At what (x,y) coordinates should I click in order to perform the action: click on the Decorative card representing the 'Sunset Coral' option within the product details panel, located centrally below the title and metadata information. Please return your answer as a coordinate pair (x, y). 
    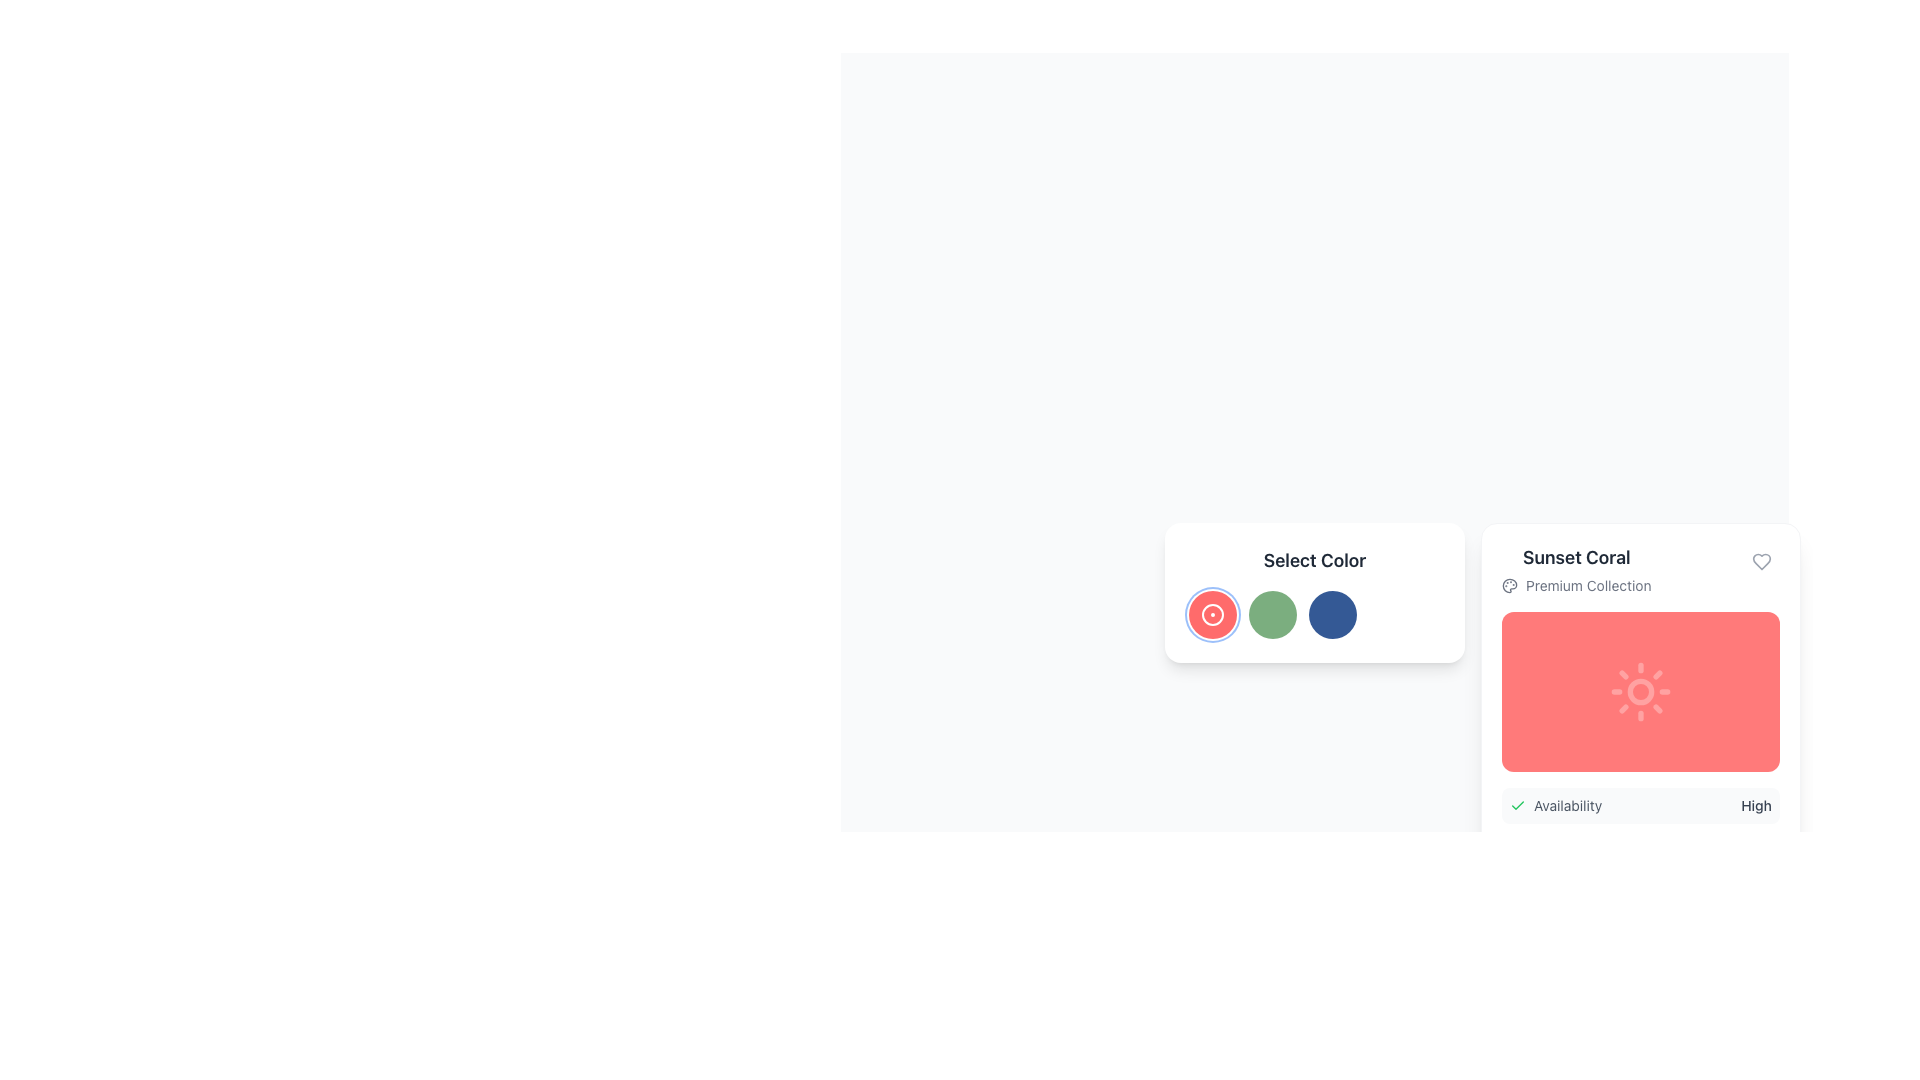
    Looking at the image, I should click on (1641, 690).